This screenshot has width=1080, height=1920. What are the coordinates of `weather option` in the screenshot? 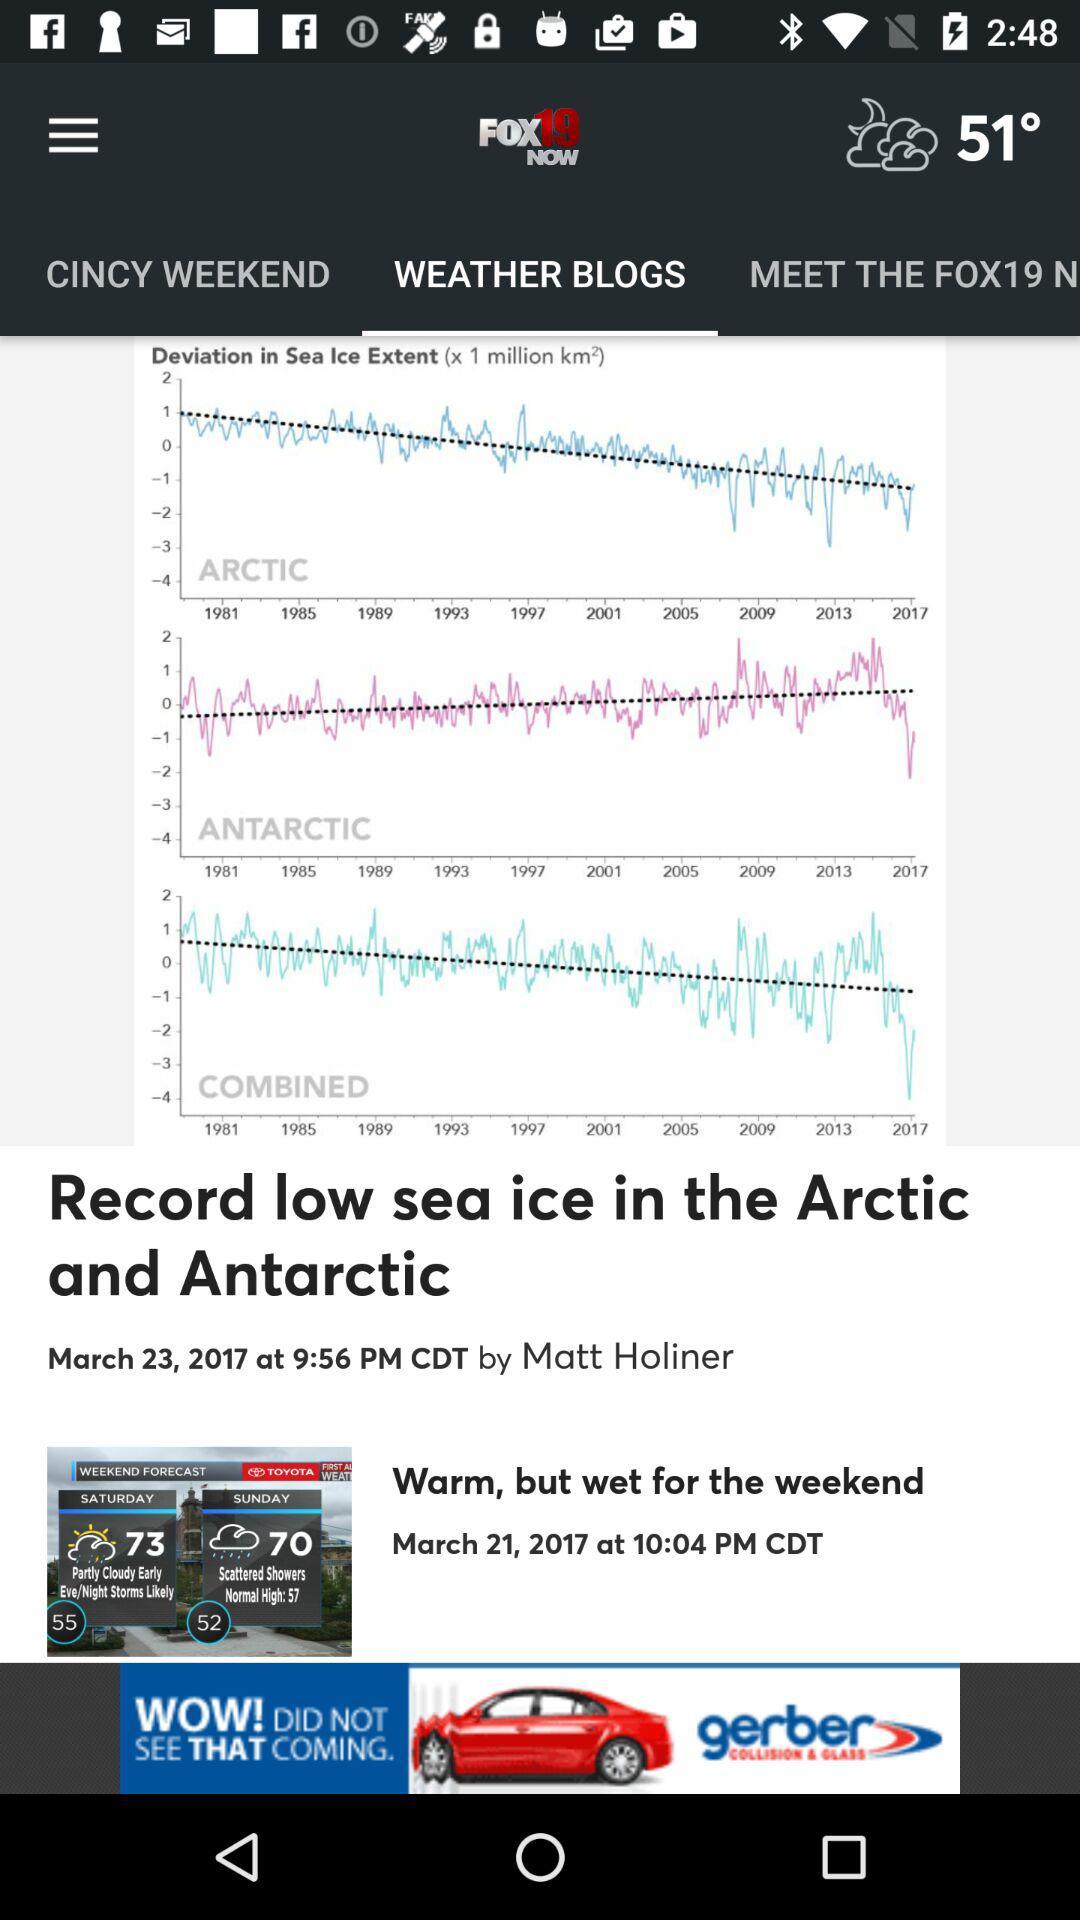 It's located at (891, 135).